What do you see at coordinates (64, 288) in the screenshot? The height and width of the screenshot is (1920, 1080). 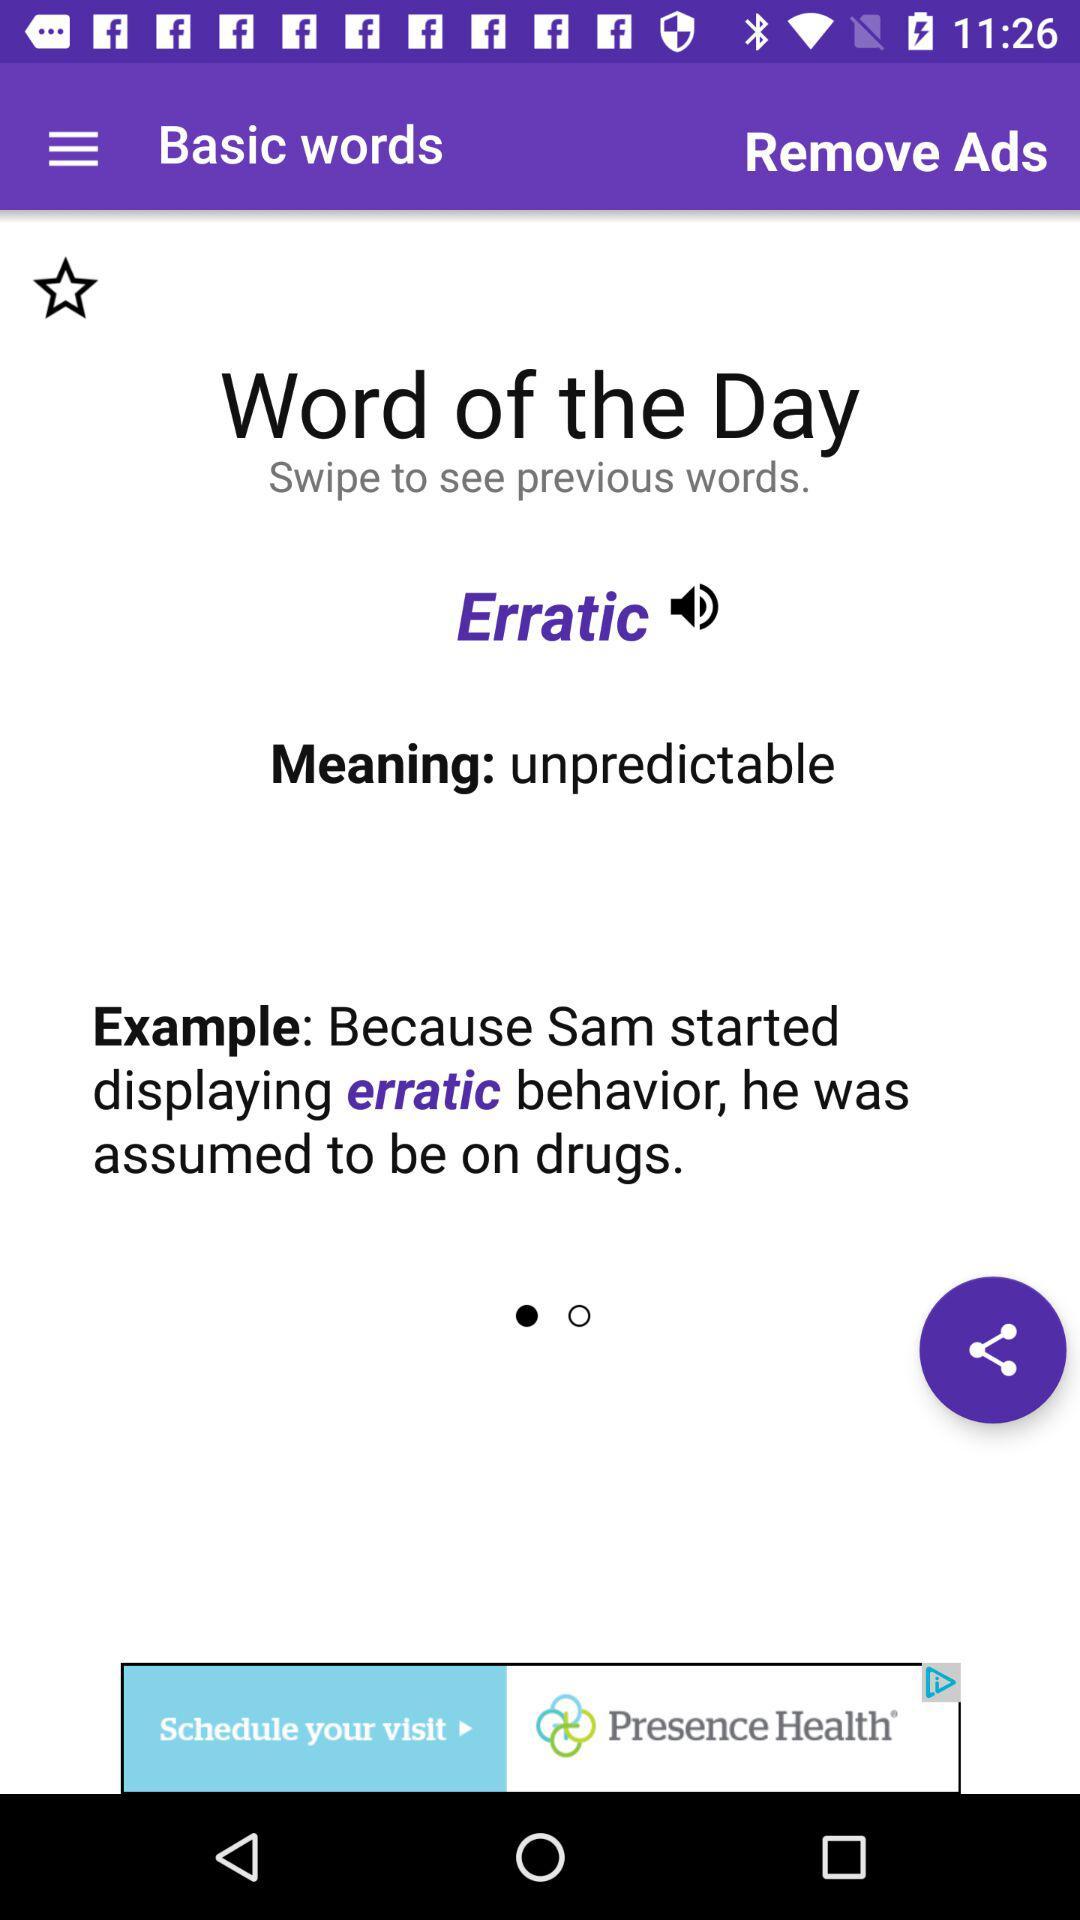 I see `thumbnail` at bounding box center [64, 288].